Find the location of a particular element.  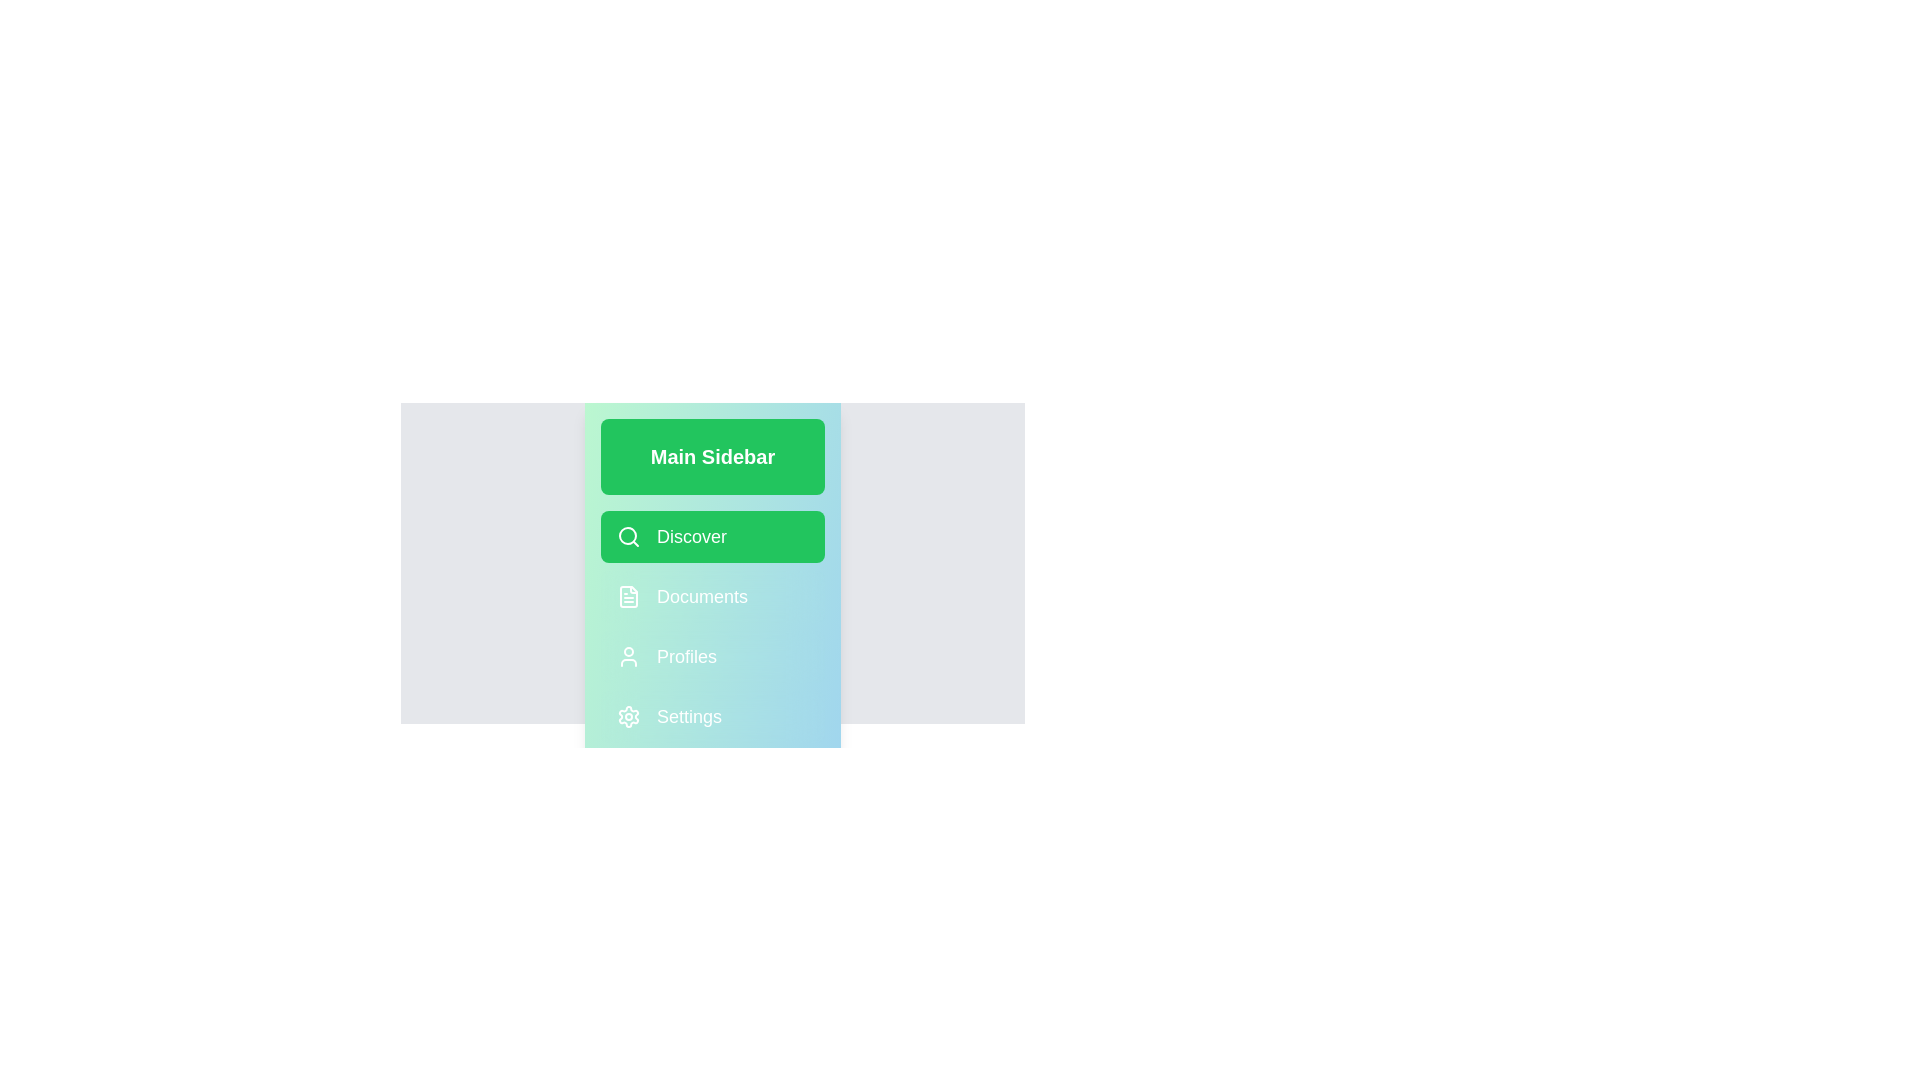

the search icon located to the left of the 'Discover' text within the green rectangular button in the sidebar panel is located at coordinates (627, 535).